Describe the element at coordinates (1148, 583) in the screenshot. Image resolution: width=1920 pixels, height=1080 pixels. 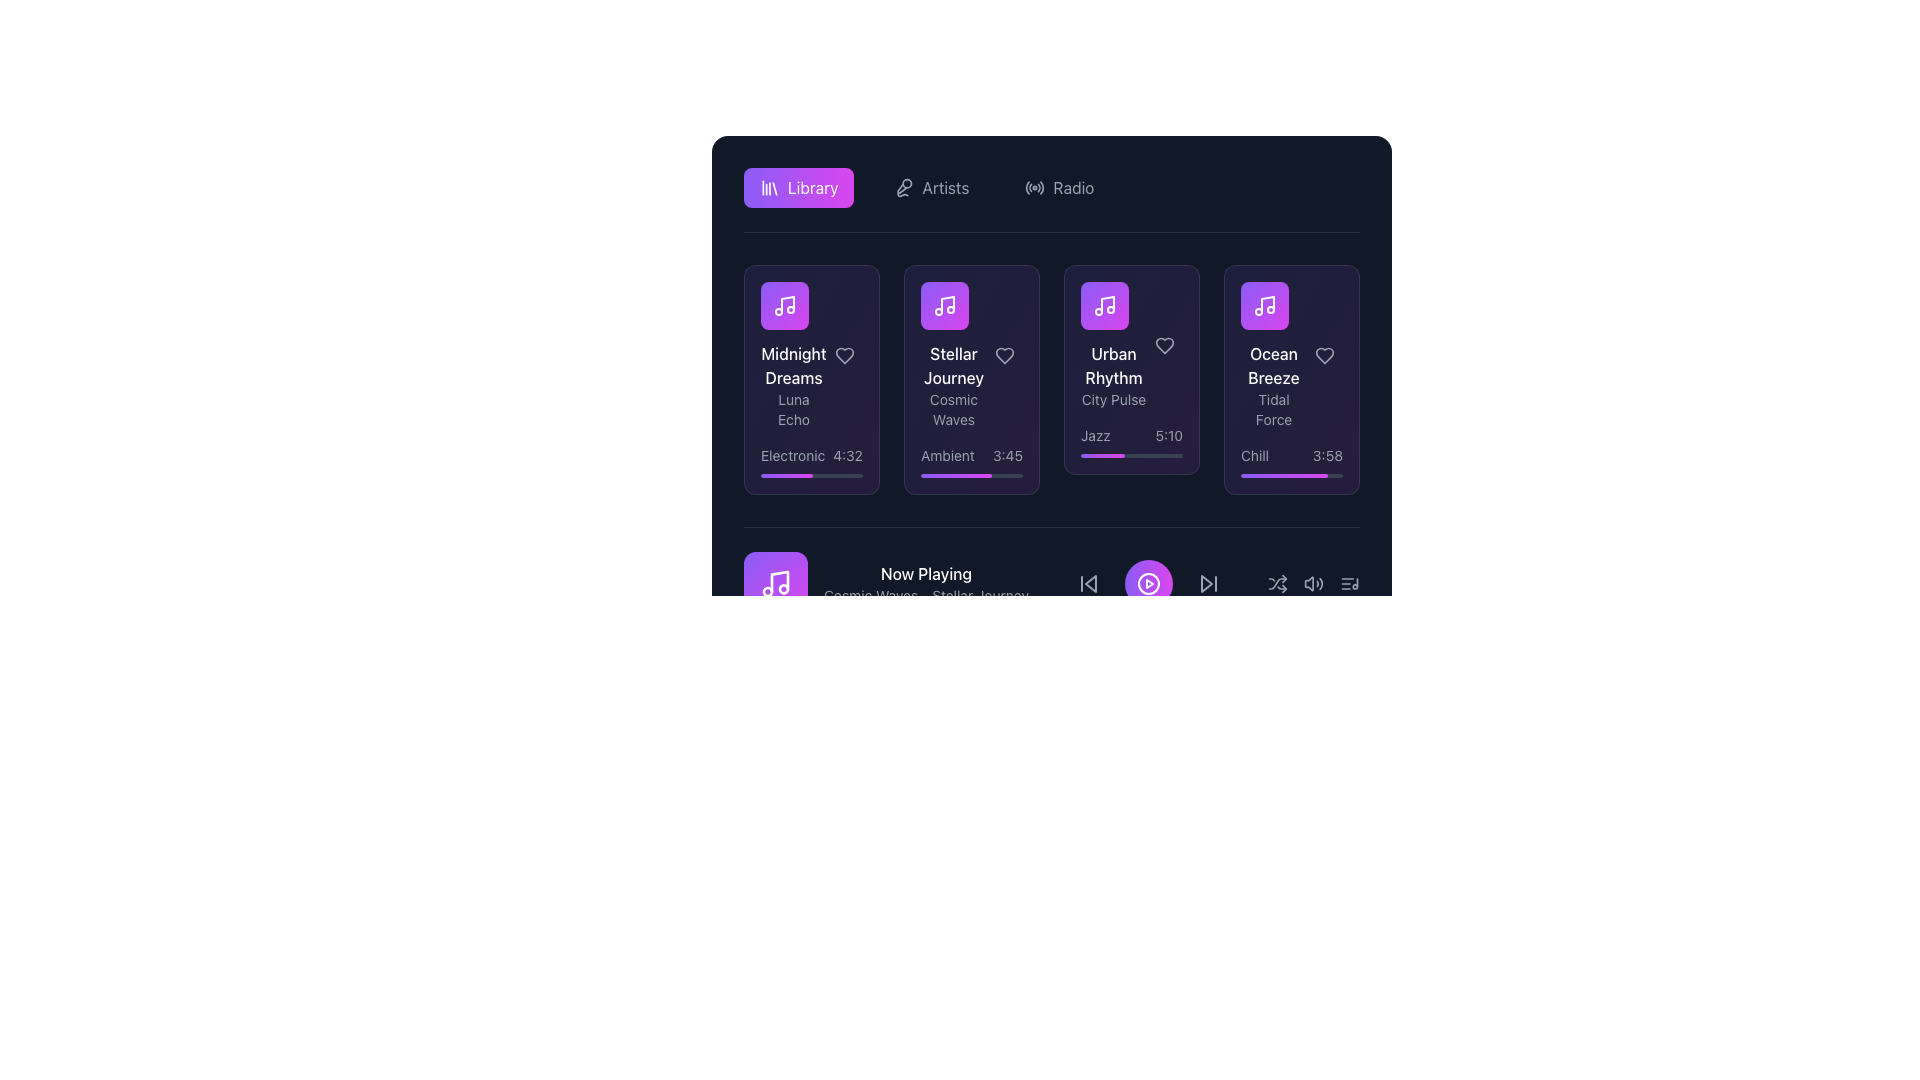
I see `the circular play button featuring a gradient background and a white triangle play icon` at that location.